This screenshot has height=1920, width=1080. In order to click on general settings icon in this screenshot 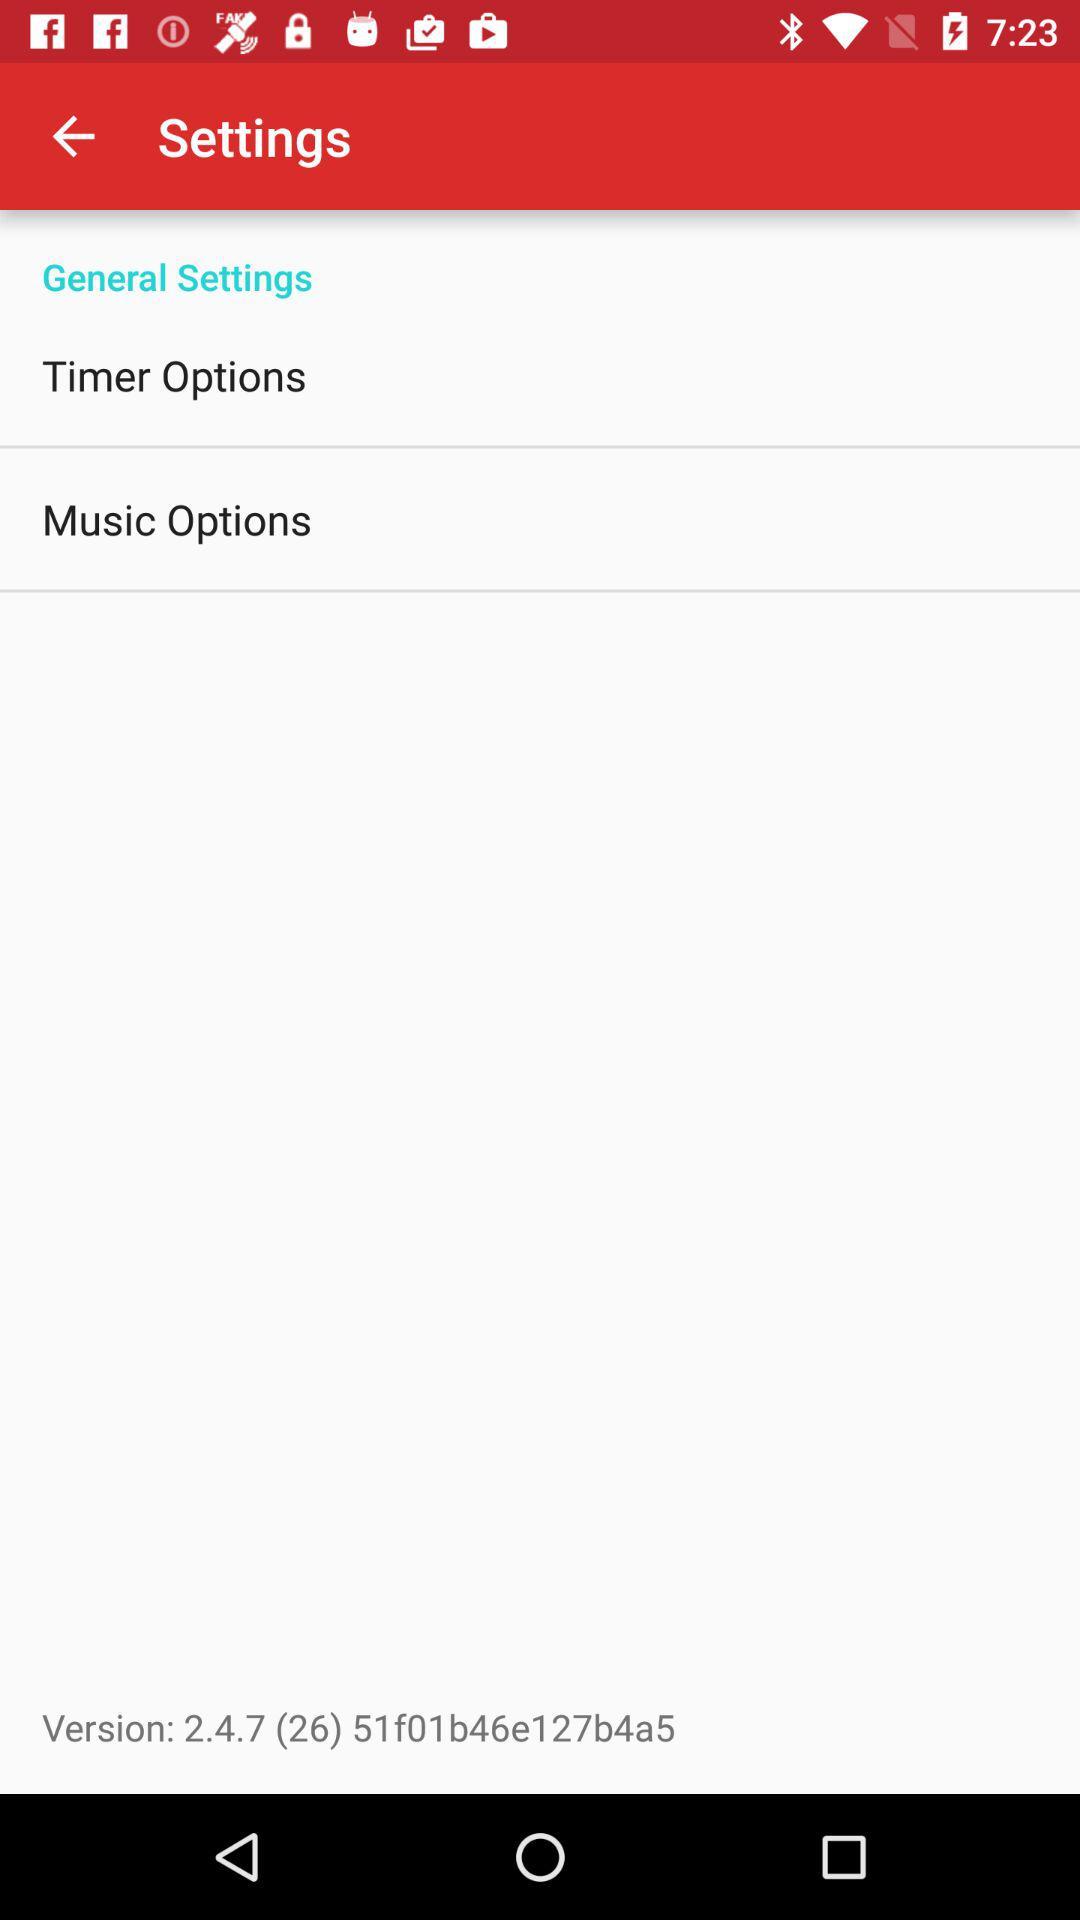, I will do `click(540, 254)`.